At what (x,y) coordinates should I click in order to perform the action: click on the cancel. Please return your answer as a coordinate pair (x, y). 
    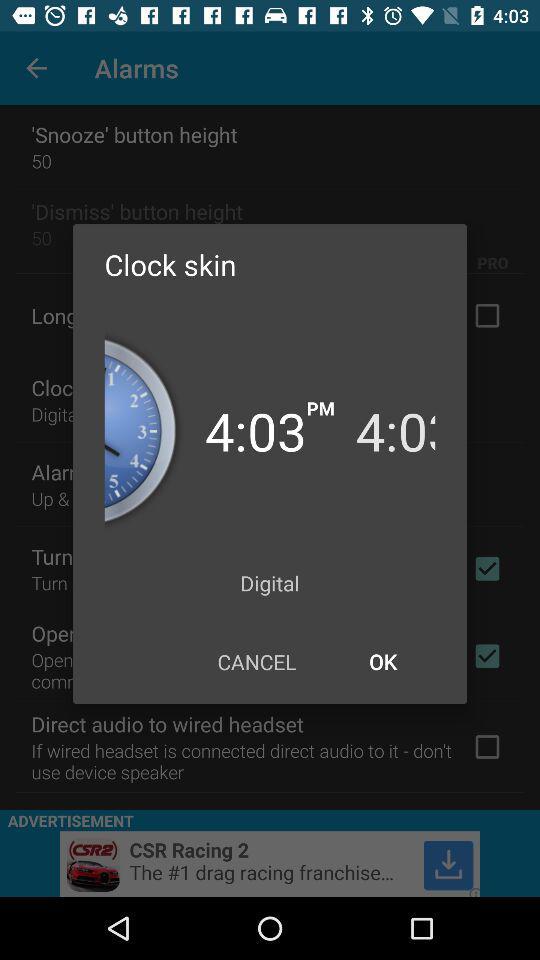
    Looking at the image, I should click on (256, 661).